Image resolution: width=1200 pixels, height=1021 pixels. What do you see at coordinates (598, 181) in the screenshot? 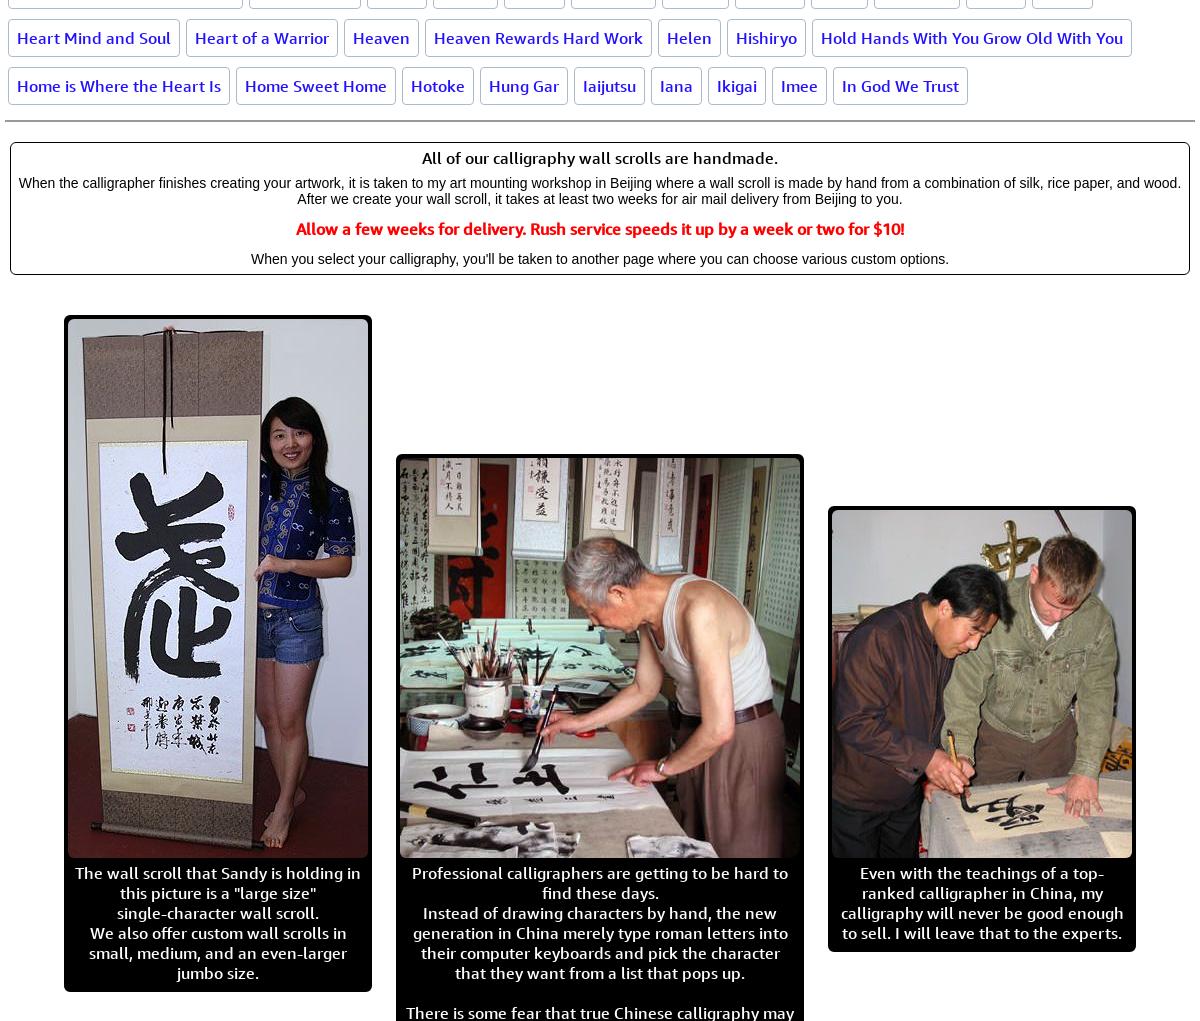
I see `'When the calligrapher finishes creating your artwork, it is taken to my art mounting workshop in Beijing where a wall scroll is made by hand from a combination of silk, rice paper, and wood.'` at bounding box center [598, 181].